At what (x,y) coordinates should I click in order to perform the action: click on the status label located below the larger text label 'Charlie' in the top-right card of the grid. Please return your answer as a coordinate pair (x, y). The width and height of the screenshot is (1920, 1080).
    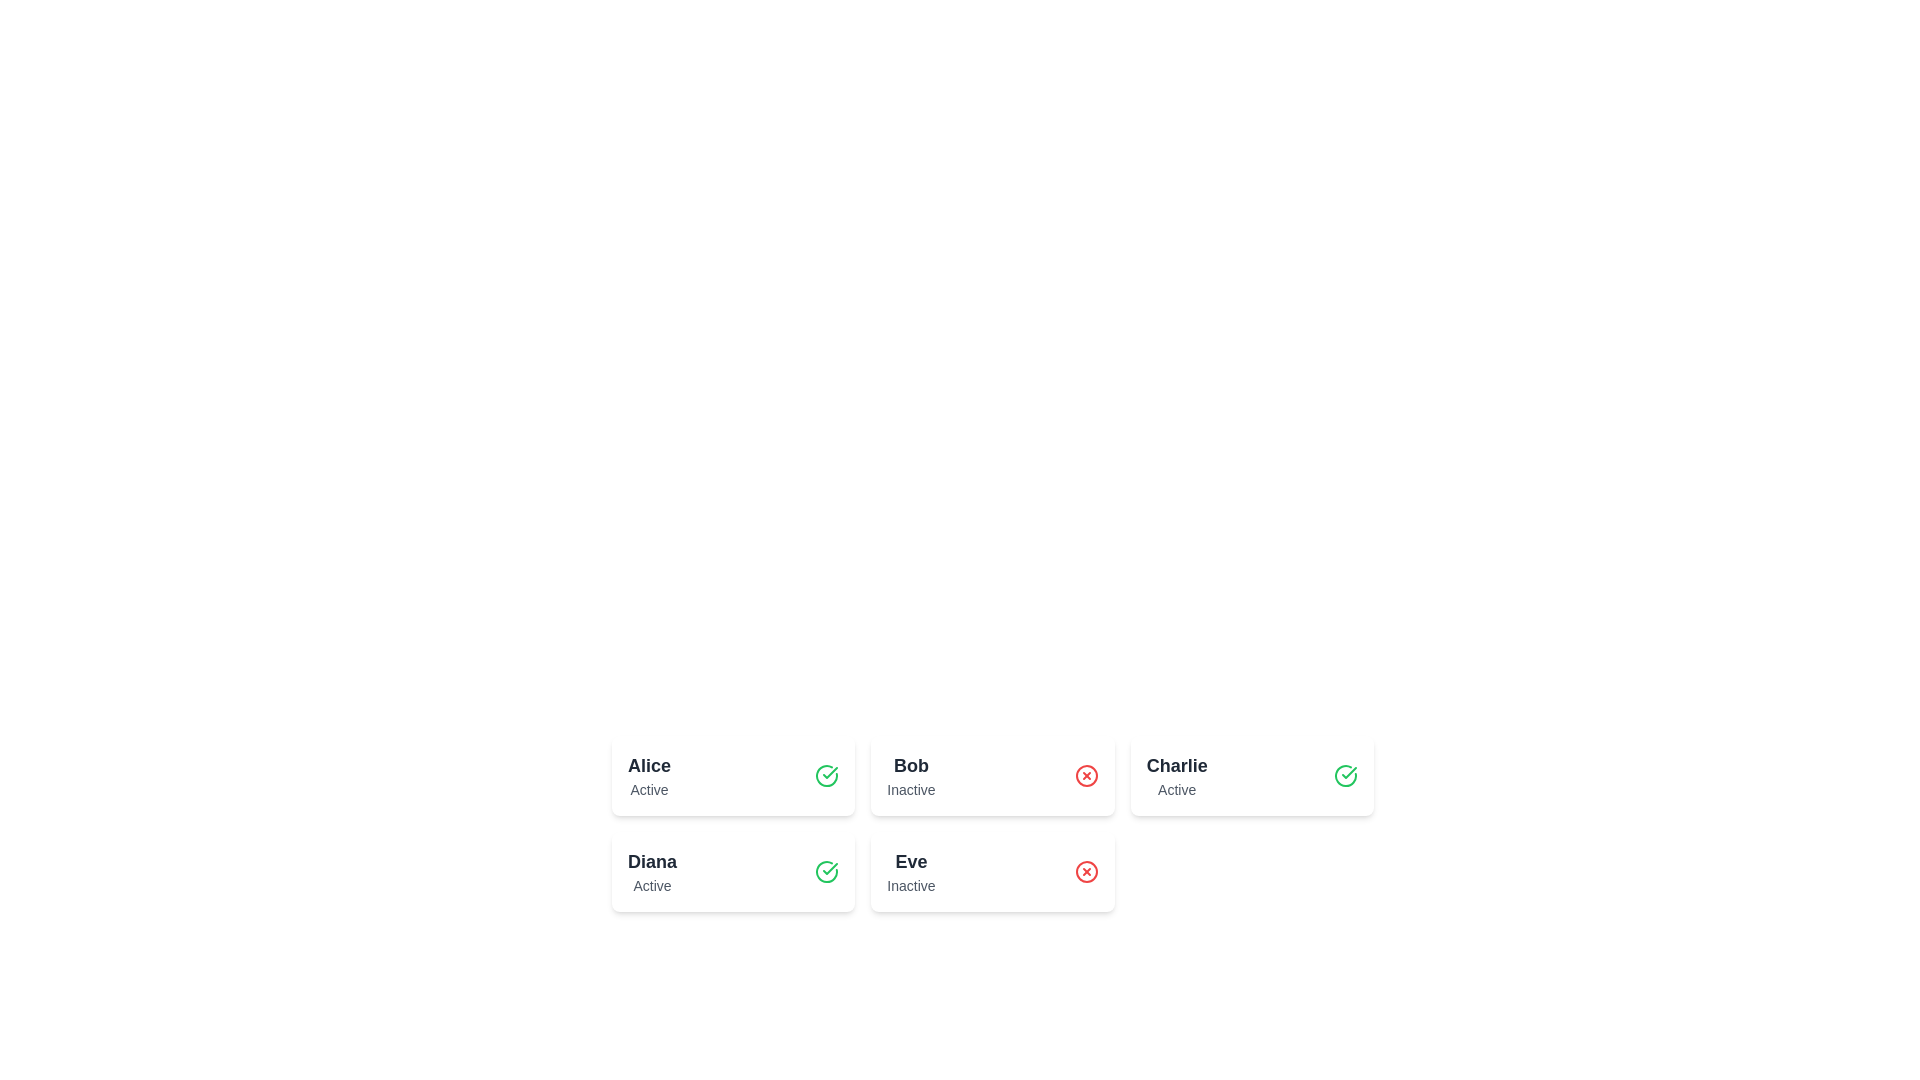
    Looking at the image, I should click on (1177, 789).